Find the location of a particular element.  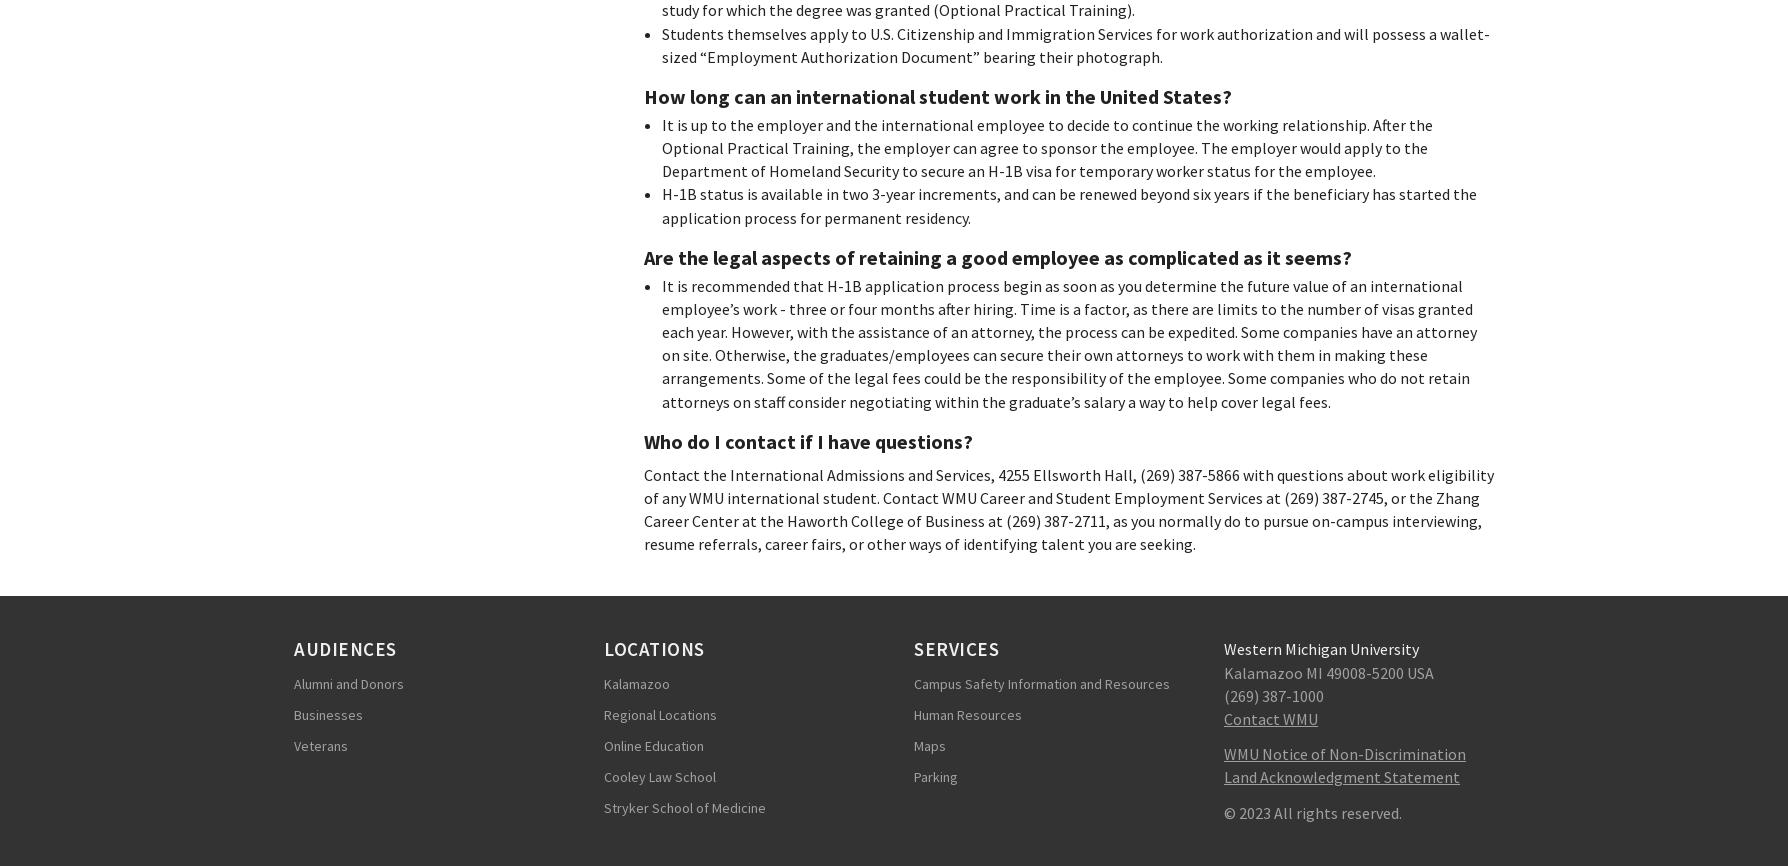

'(269) 387-1000' is located at coordinates (1272, 693).